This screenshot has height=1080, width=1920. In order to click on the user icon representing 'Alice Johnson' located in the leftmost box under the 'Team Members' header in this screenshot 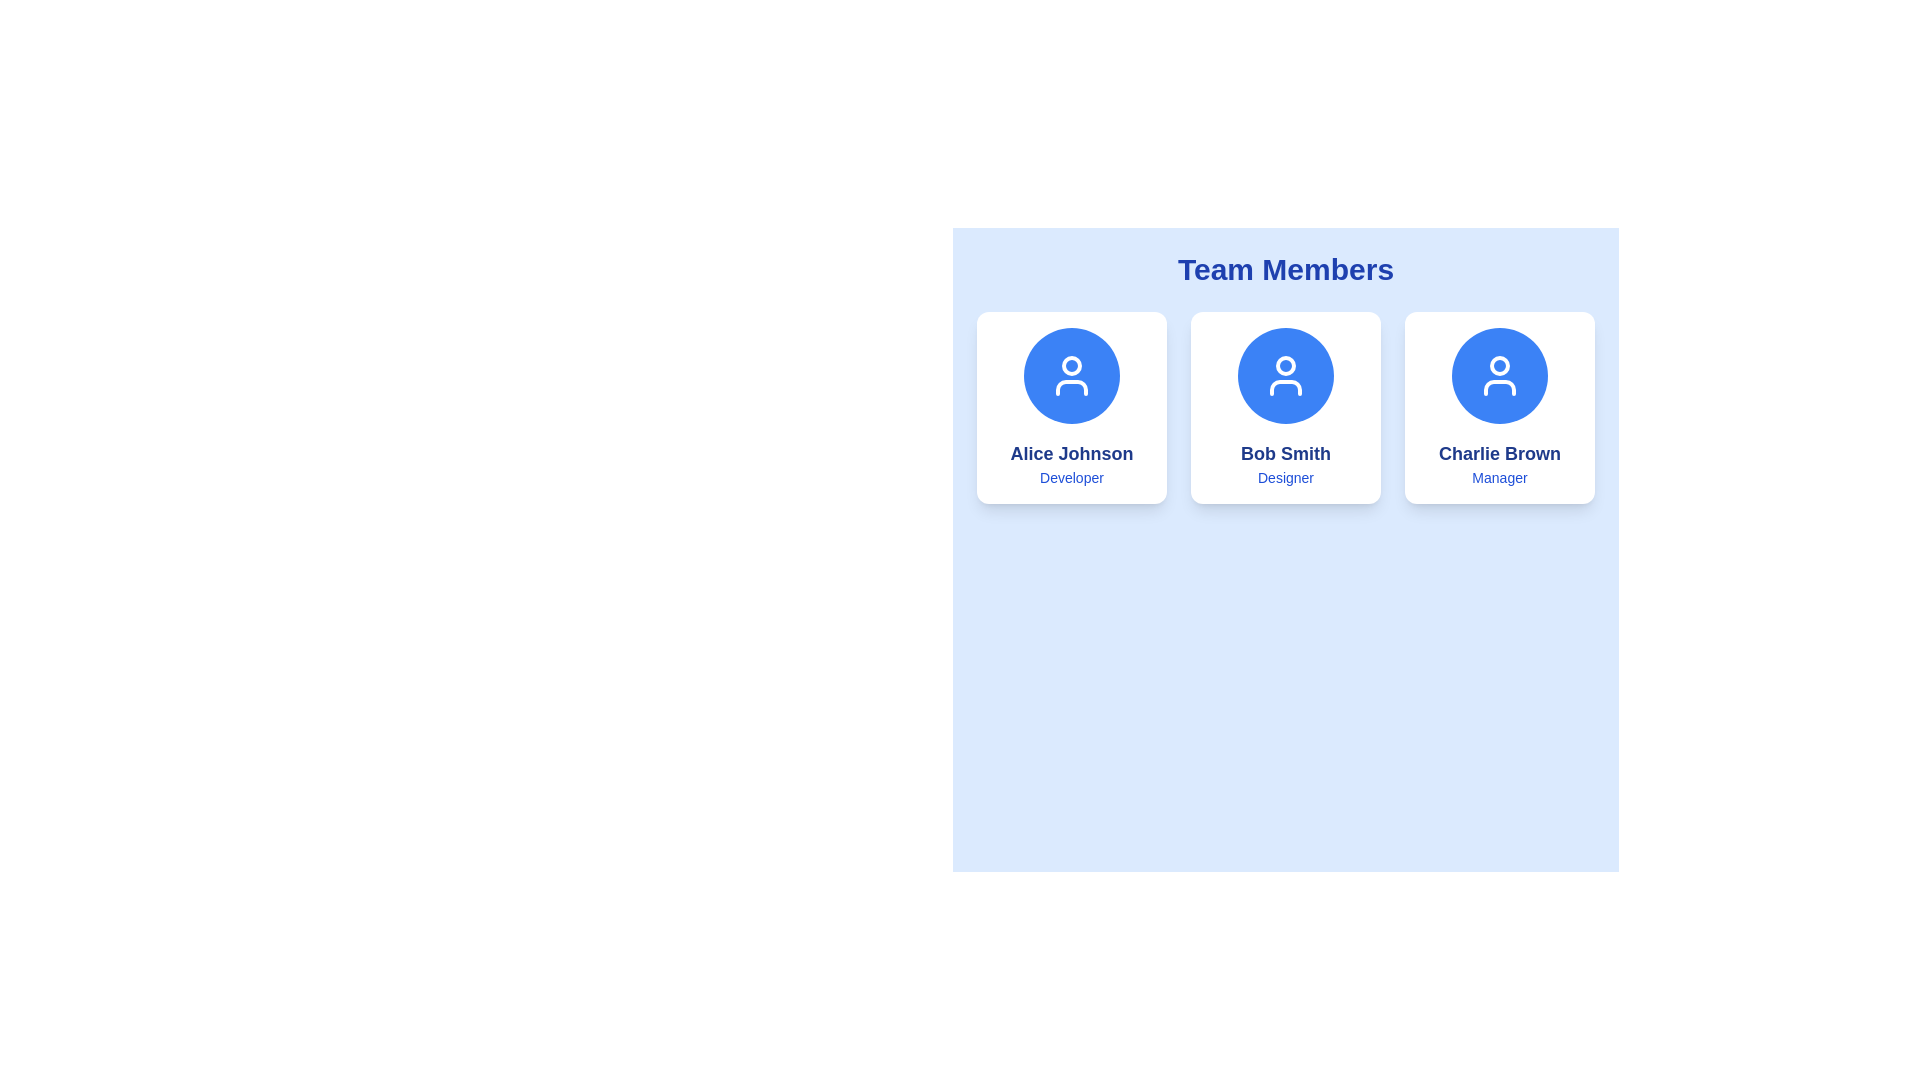, I will do `click(1070, 375)`.